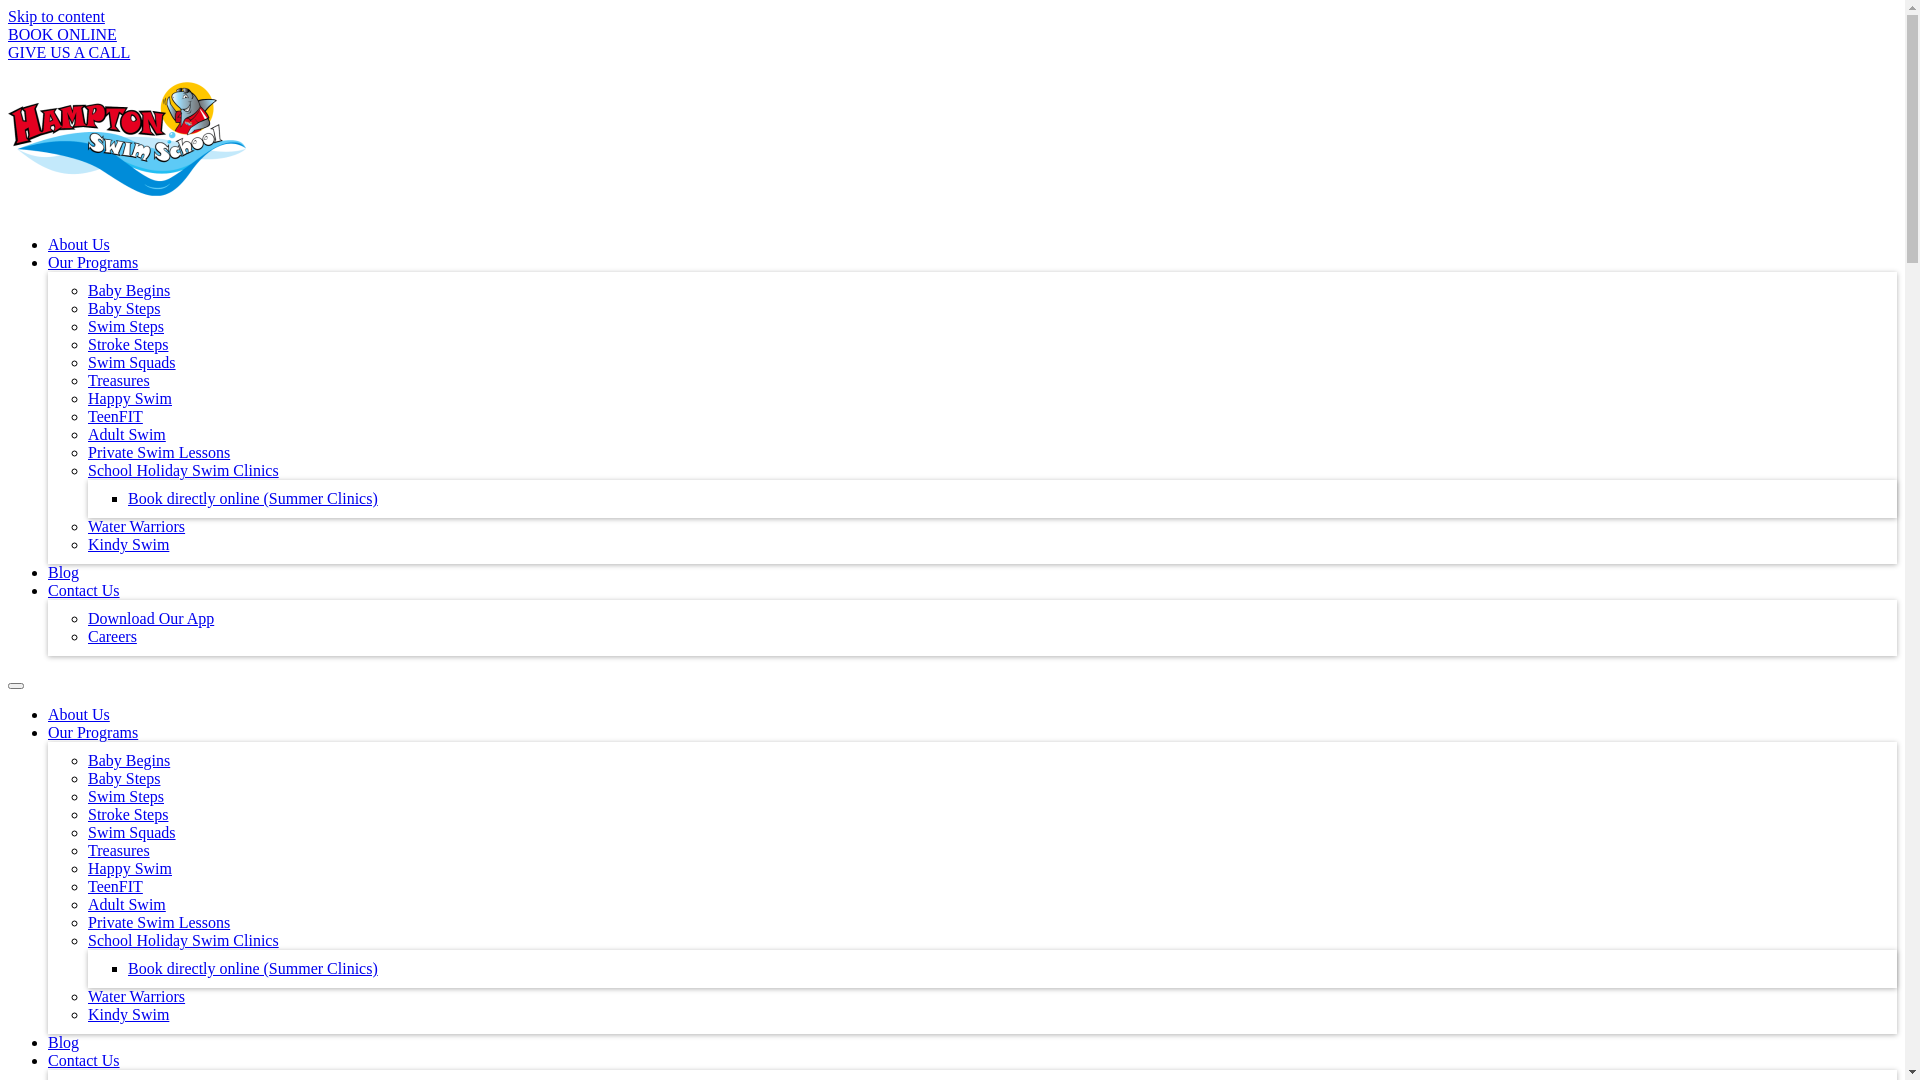 The width and height of the screenshot is (1920, 1080). I want to click on 'Book directly online (Summer Clinics)', so click(252, 497).